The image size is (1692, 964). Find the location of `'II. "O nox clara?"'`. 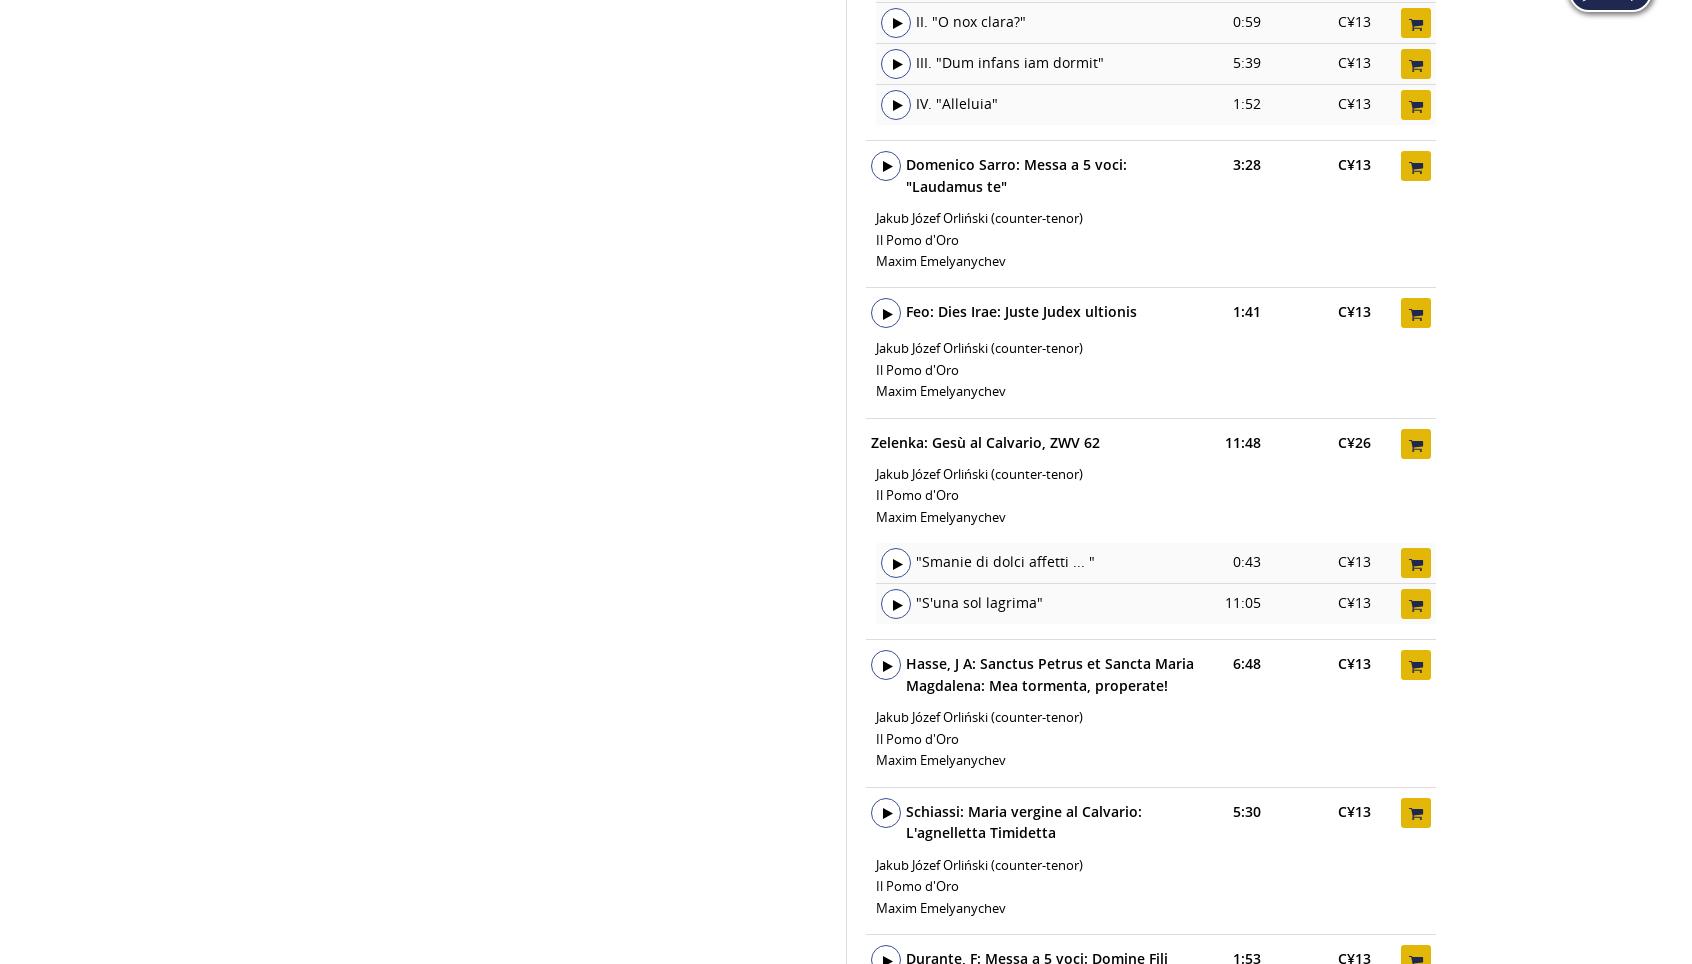

'II. "O nox clara?"' is located at coordinates (971, 20).